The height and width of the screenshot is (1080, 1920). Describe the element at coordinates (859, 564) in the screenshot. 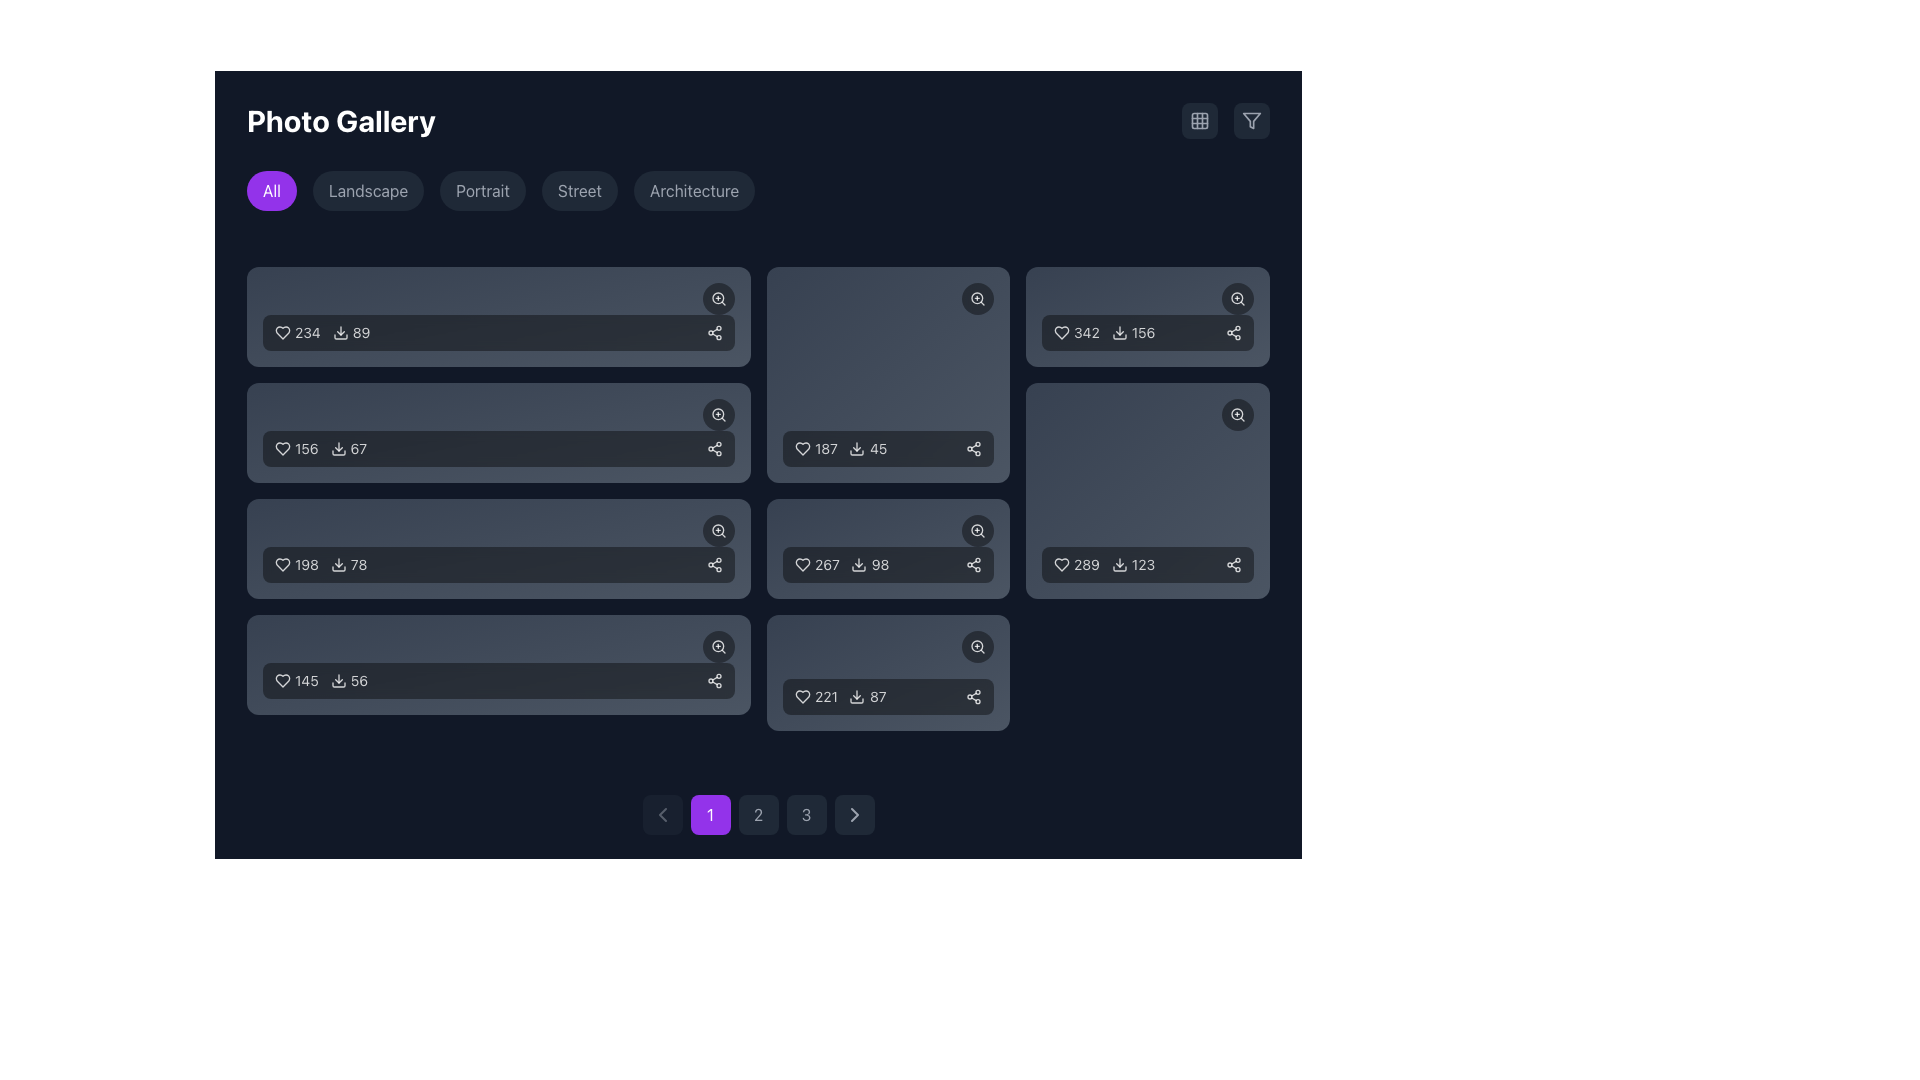

I see `the download button icon represented by a download icon, located near the text '98' in the bottom-right segment of the grid layout` at that location.